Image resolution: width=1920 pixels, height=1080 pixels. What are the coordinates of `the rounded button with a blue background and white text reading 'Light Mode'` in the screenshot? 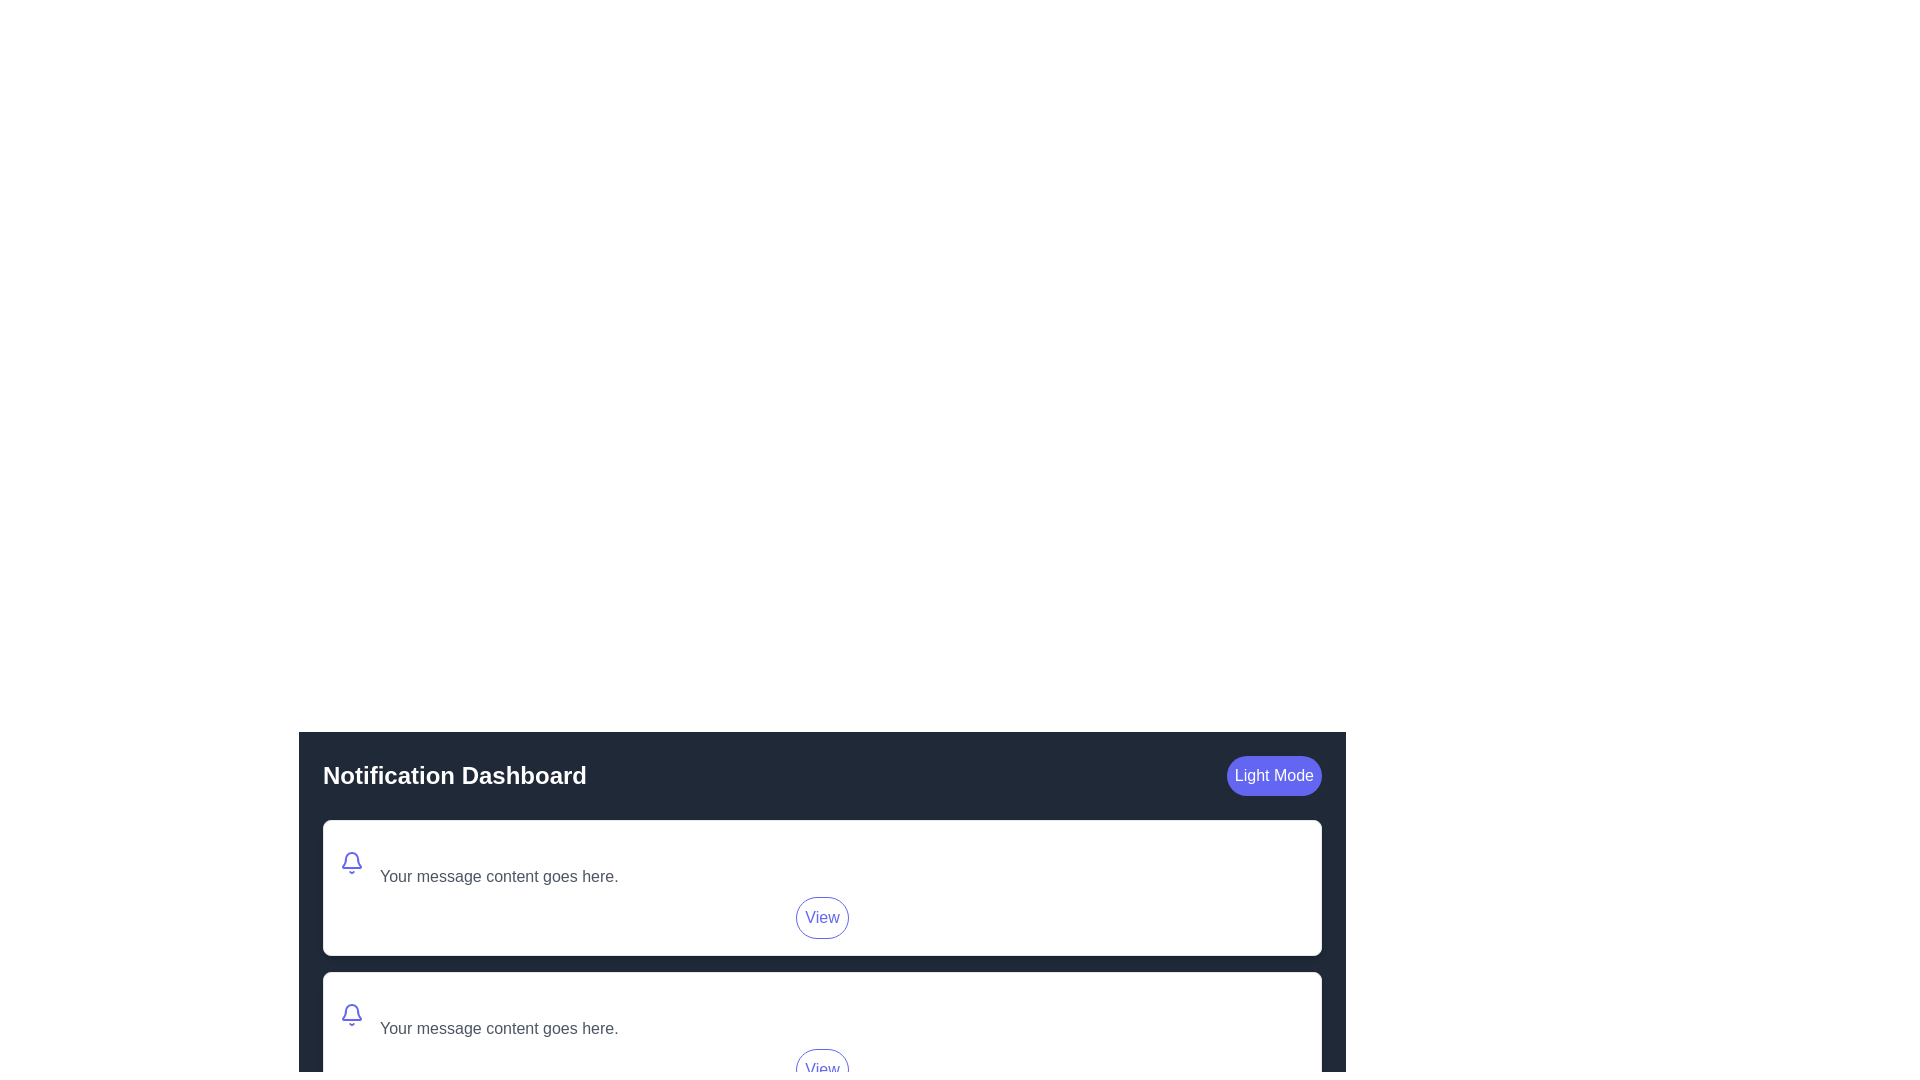 It's located at (1273, 774).